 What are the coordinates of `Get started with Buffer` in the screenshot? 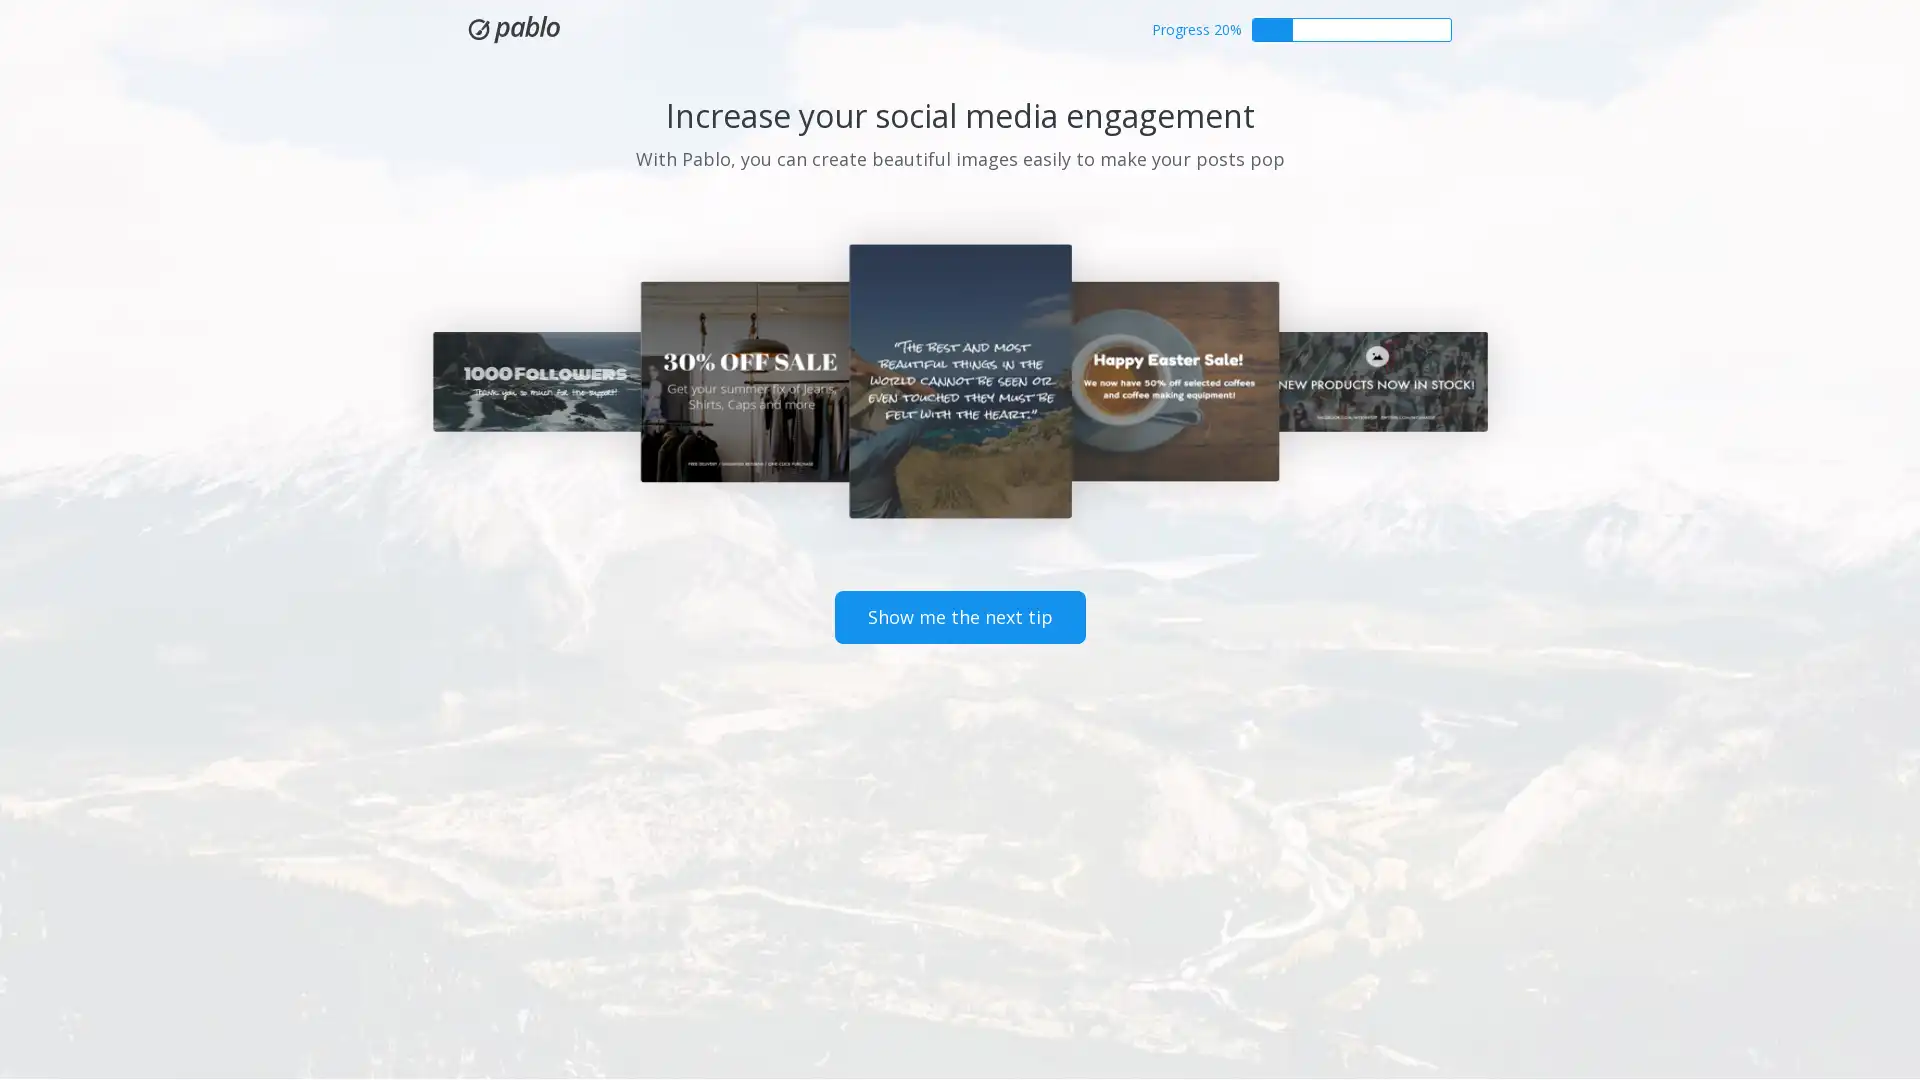 It's located at (1340, 25).